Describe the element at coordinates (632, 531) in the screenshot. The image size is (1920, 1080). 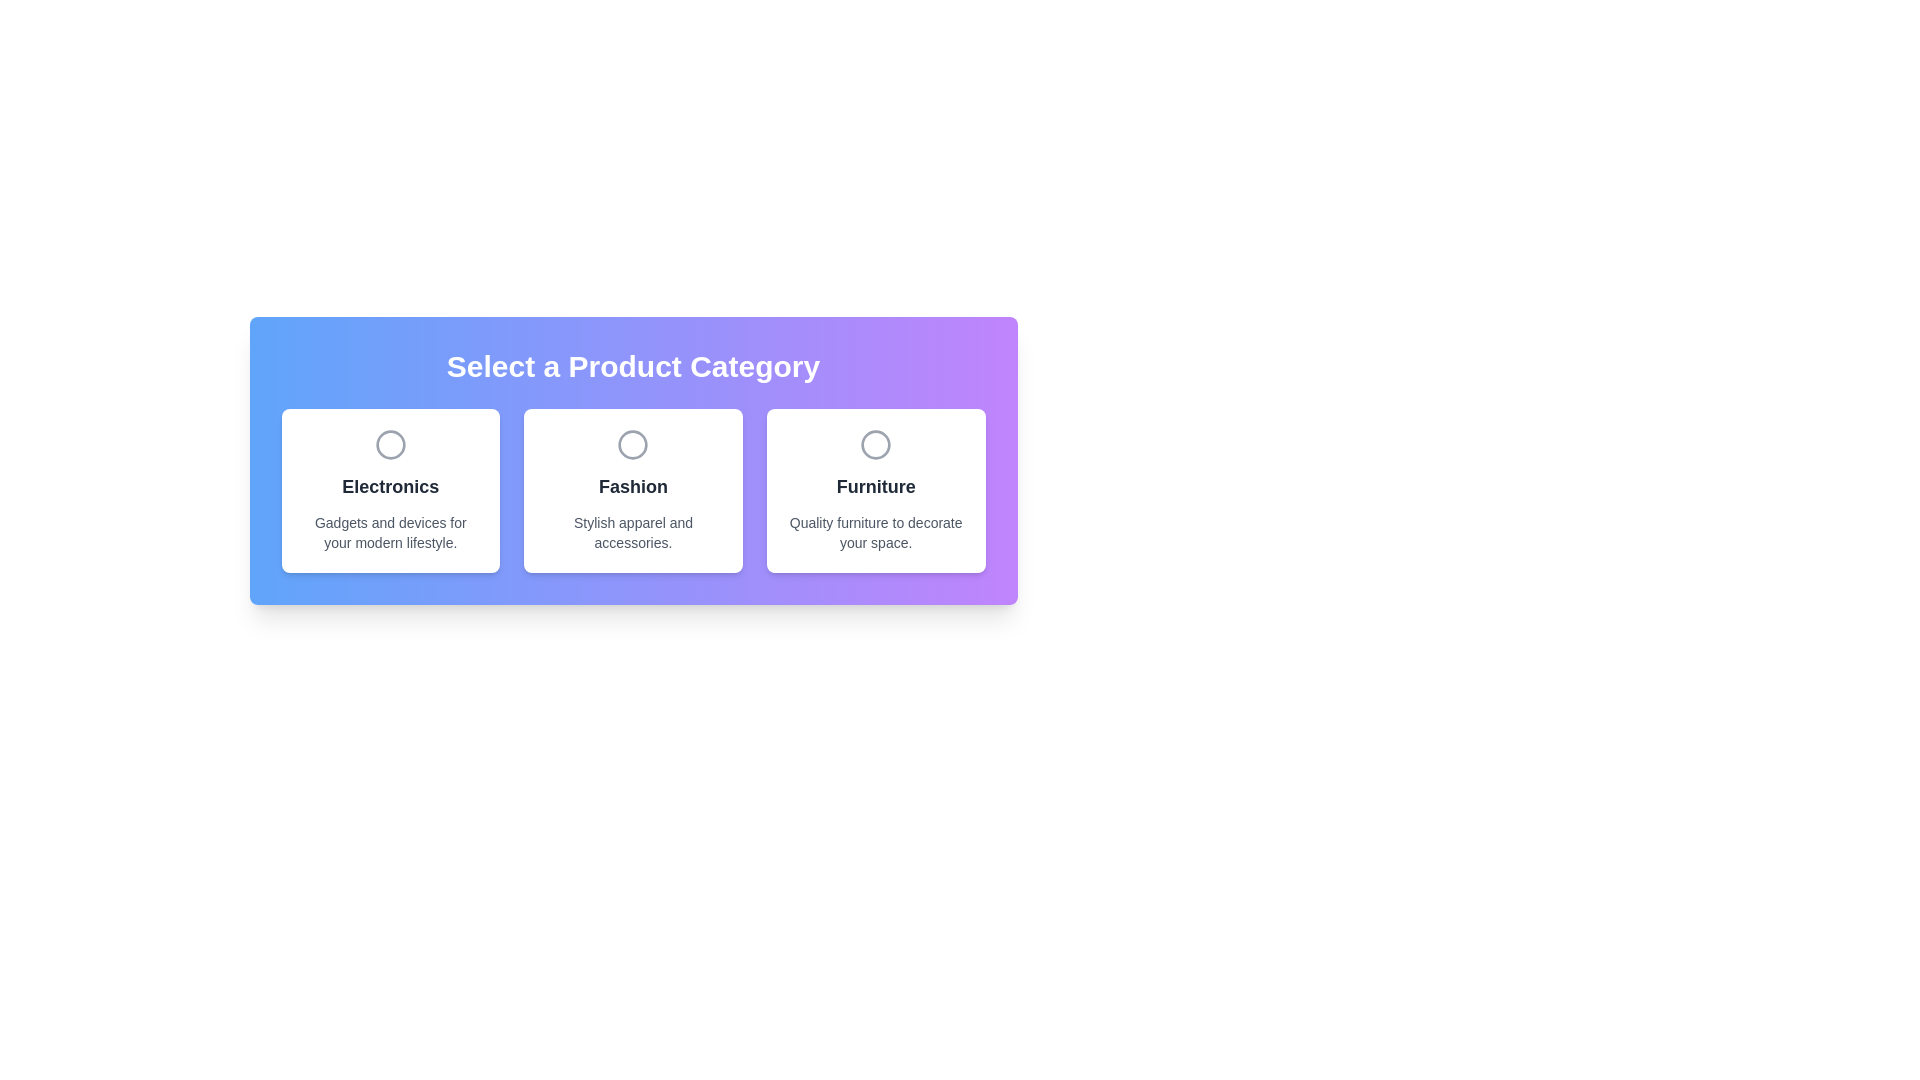
I see `the text element that describes the contents of the 'Fashion' category` at that location.